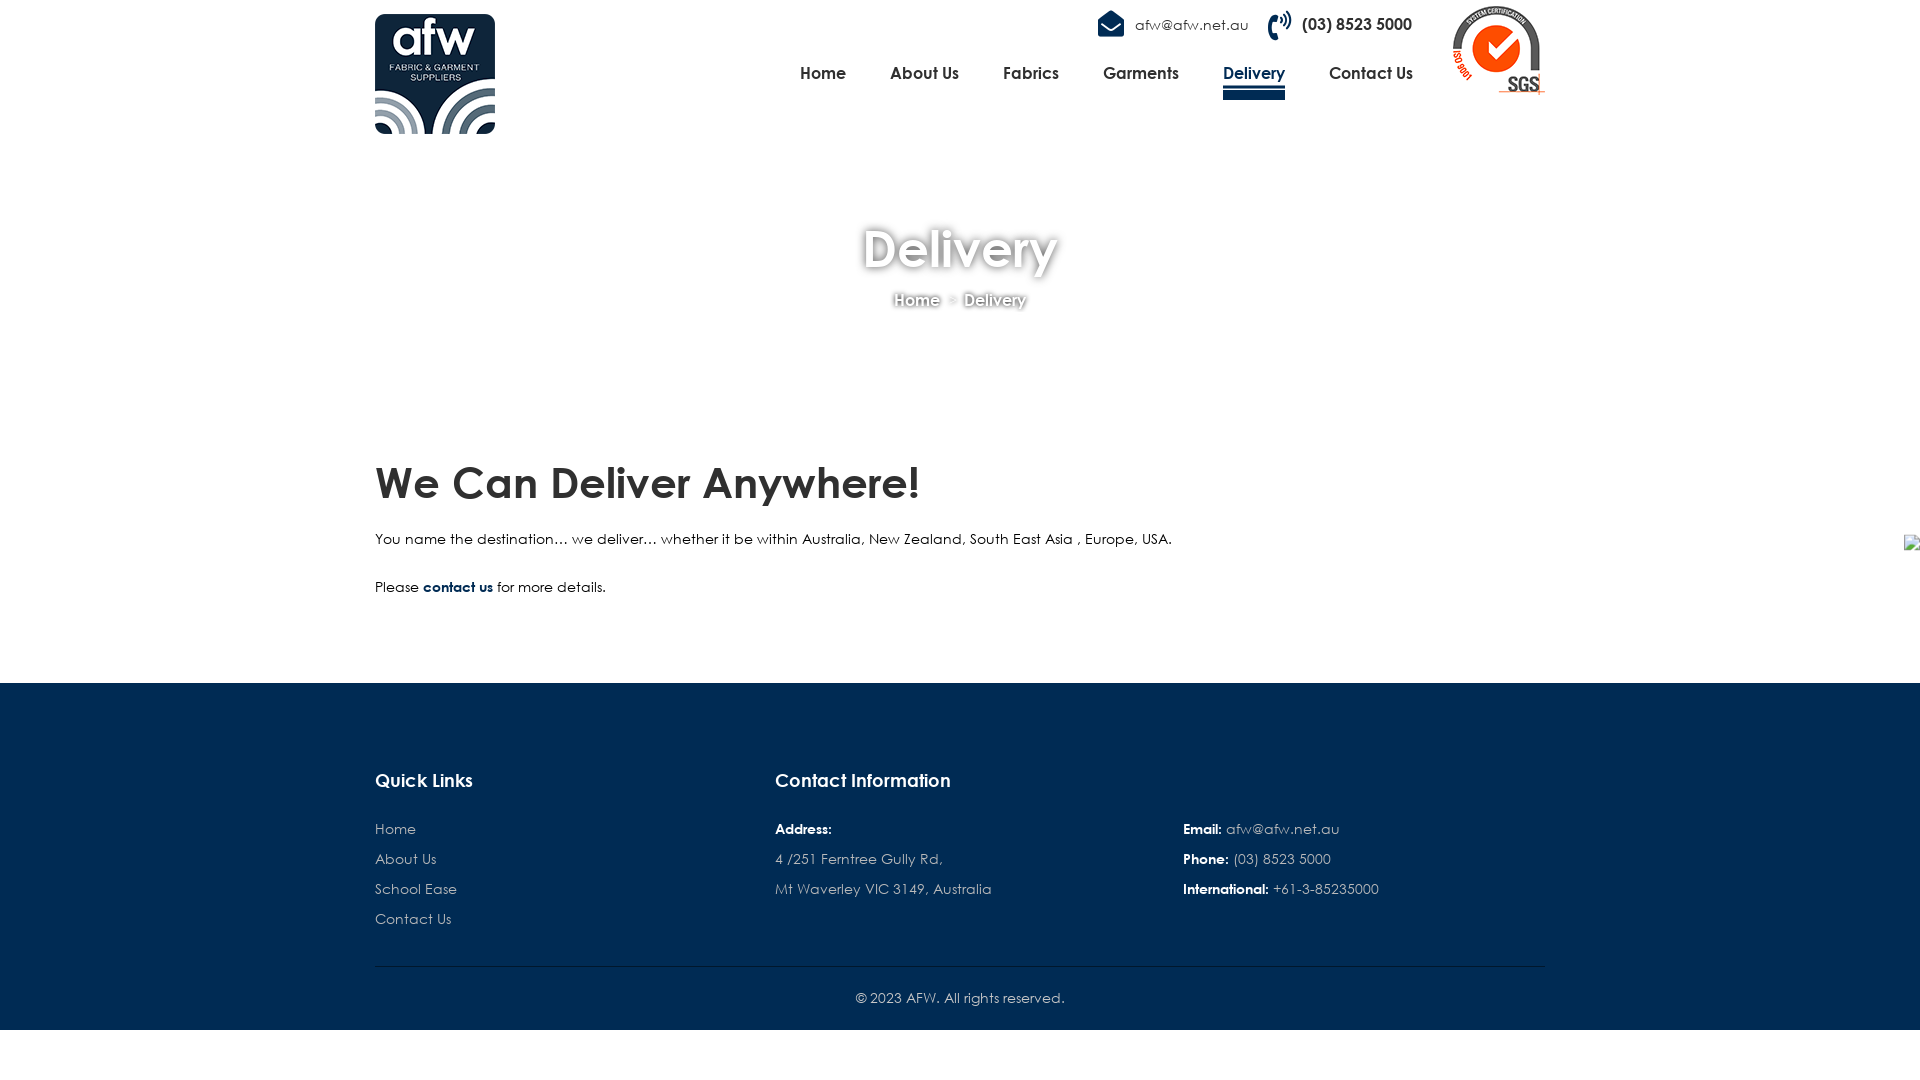  What do you see at coordinates (1173, 25) in the screenshot?
I see `'afw@afw.net.au'` at bounding box center [1173, 25].